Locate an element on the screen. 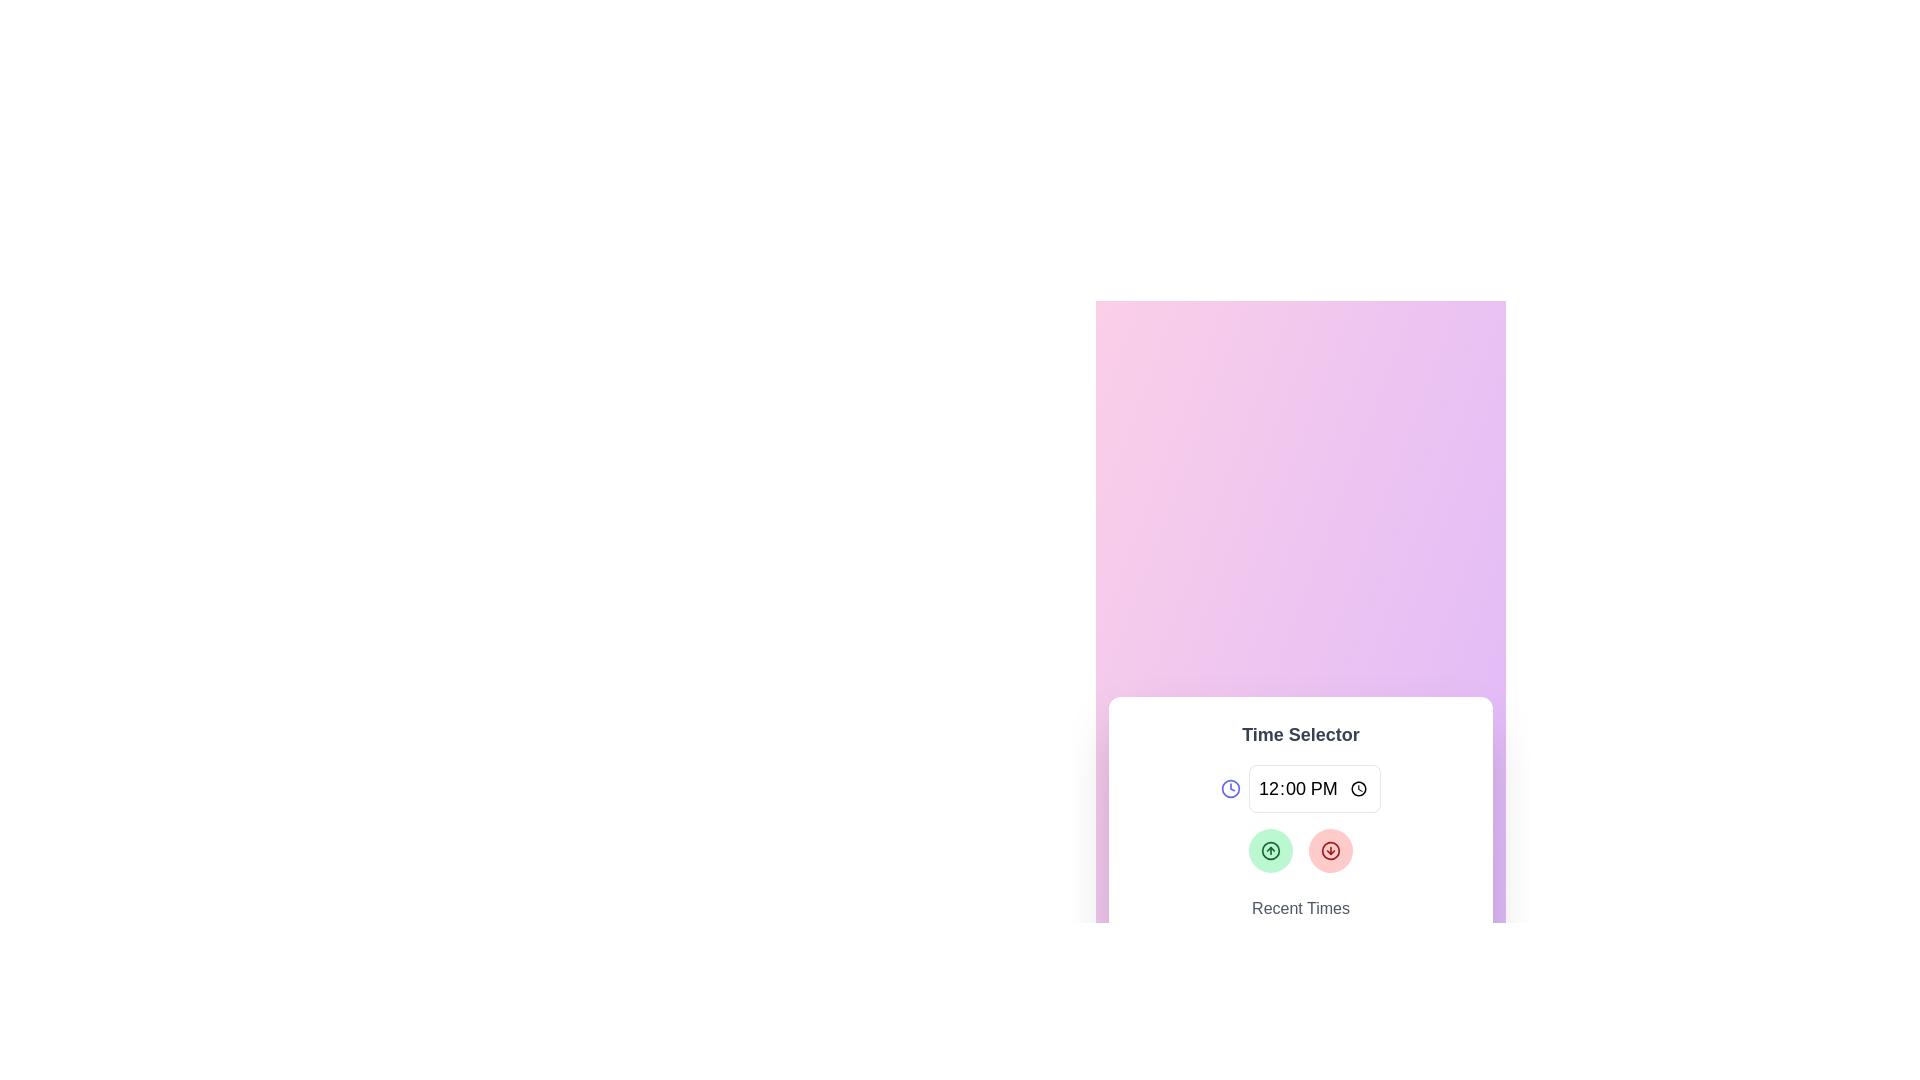  the green circular icon button with an upward arrow, positioned below the 'Time Selector' label and to the left of a red button with a downward arrow is located at coordinates (1270, 851).